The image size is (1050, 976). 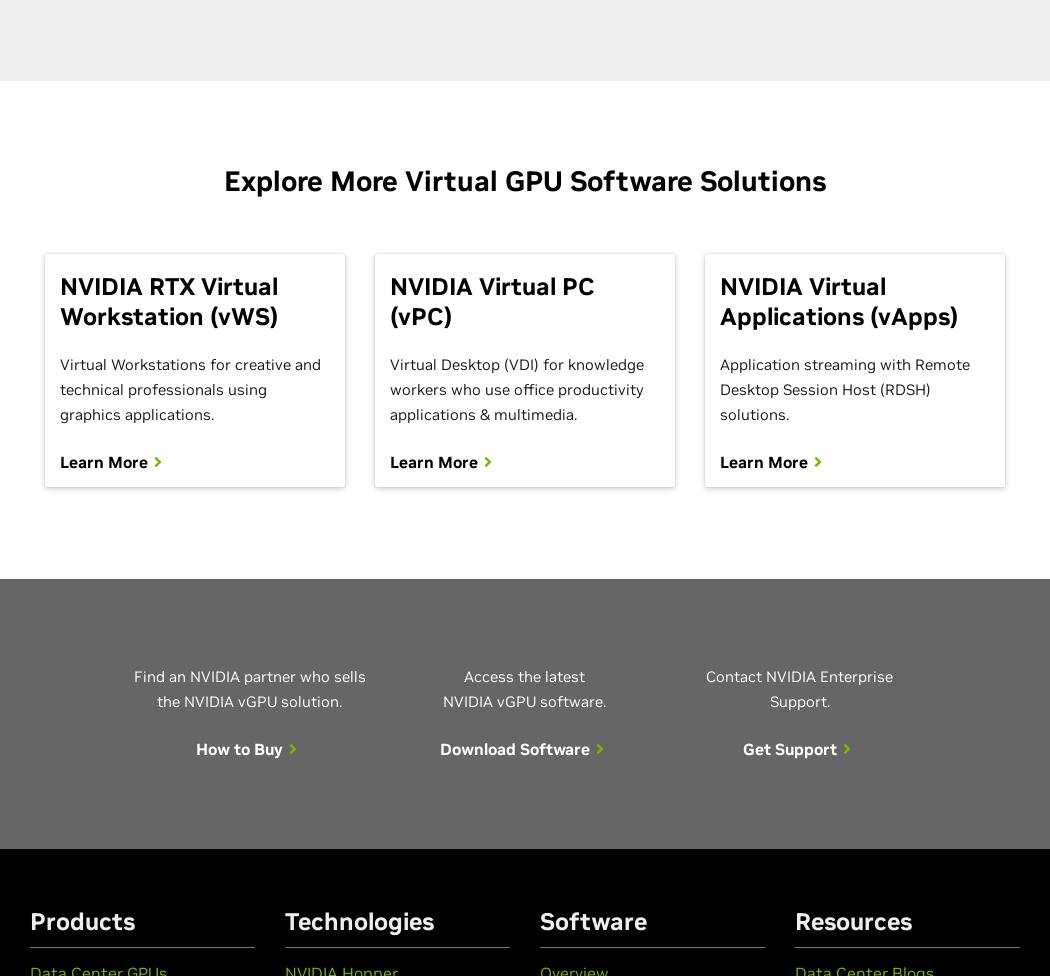 I want to click on 'Get Support', so click(x=741, y=748).